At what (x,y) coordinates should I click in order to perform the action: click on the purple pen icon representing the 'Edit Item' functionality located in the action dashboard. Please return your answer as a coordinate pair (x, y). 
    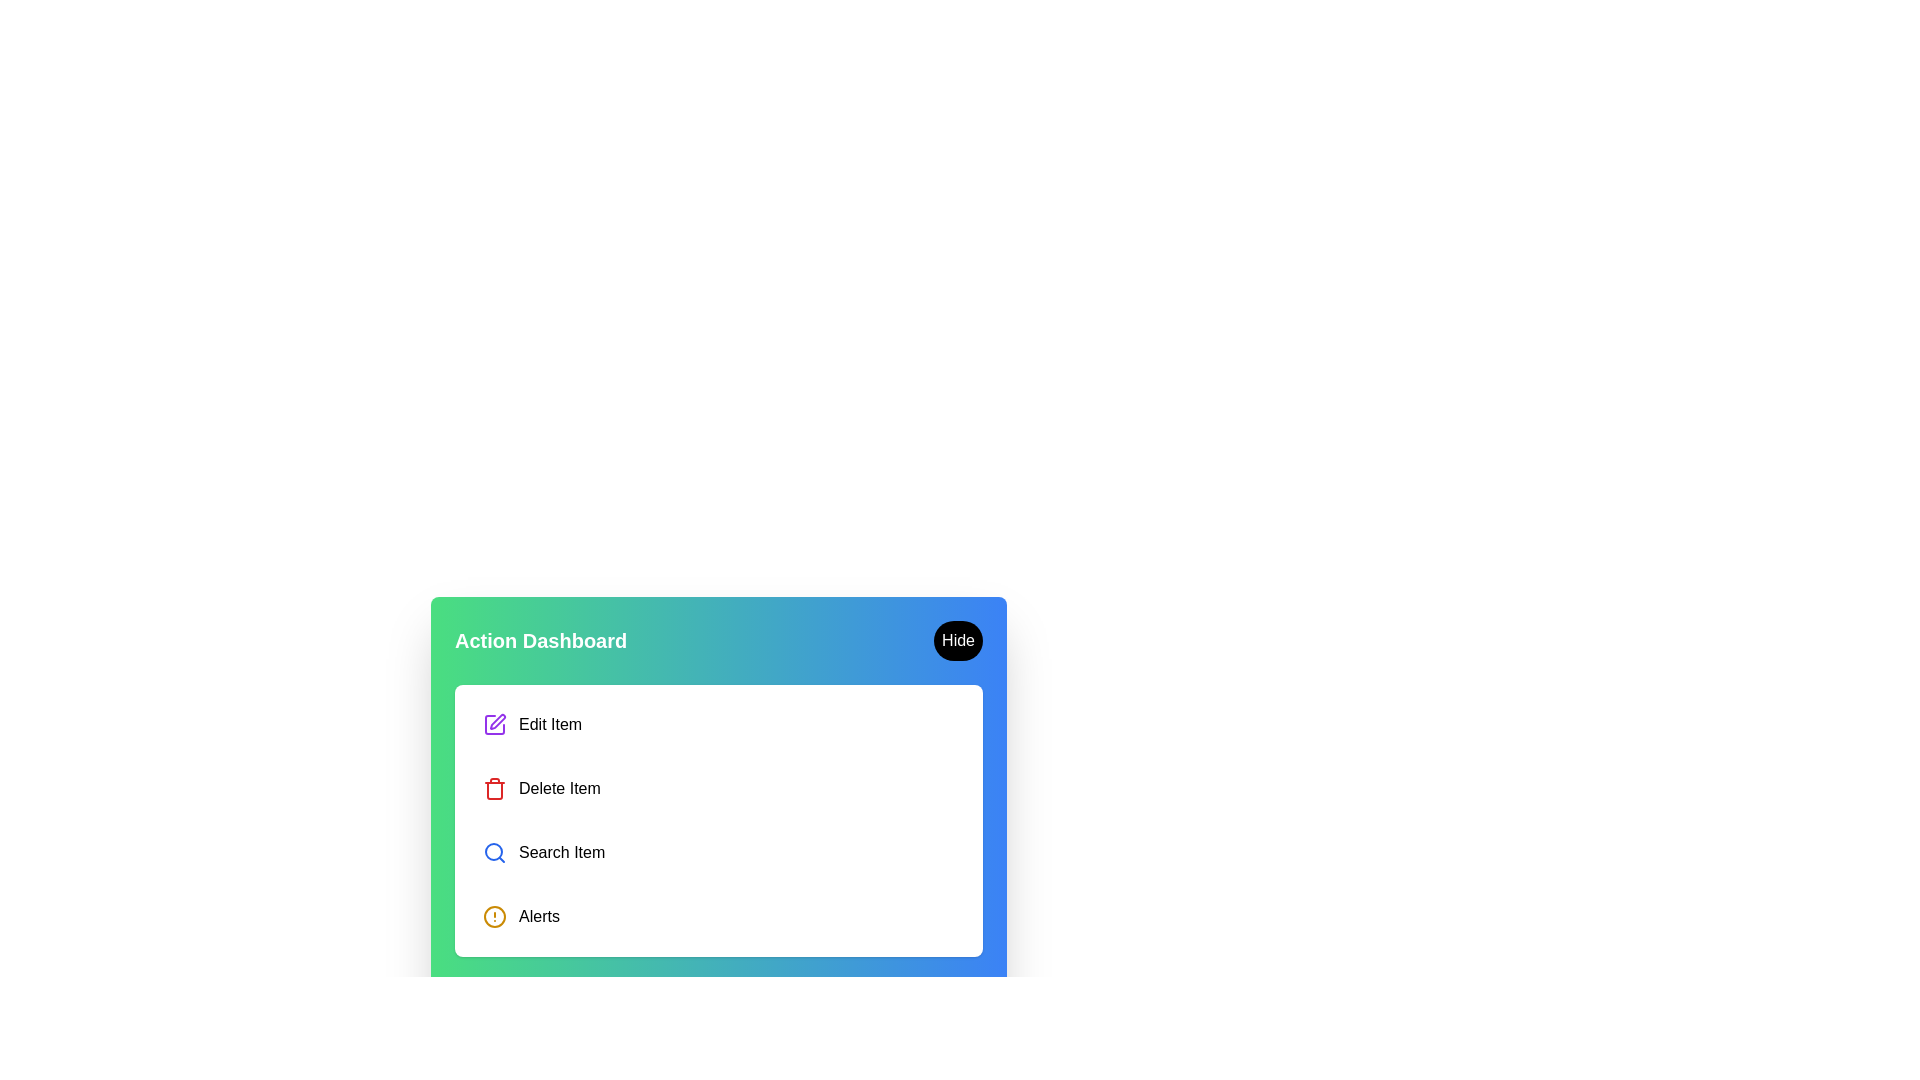
    Looking at the image, I should click on (498, 721).